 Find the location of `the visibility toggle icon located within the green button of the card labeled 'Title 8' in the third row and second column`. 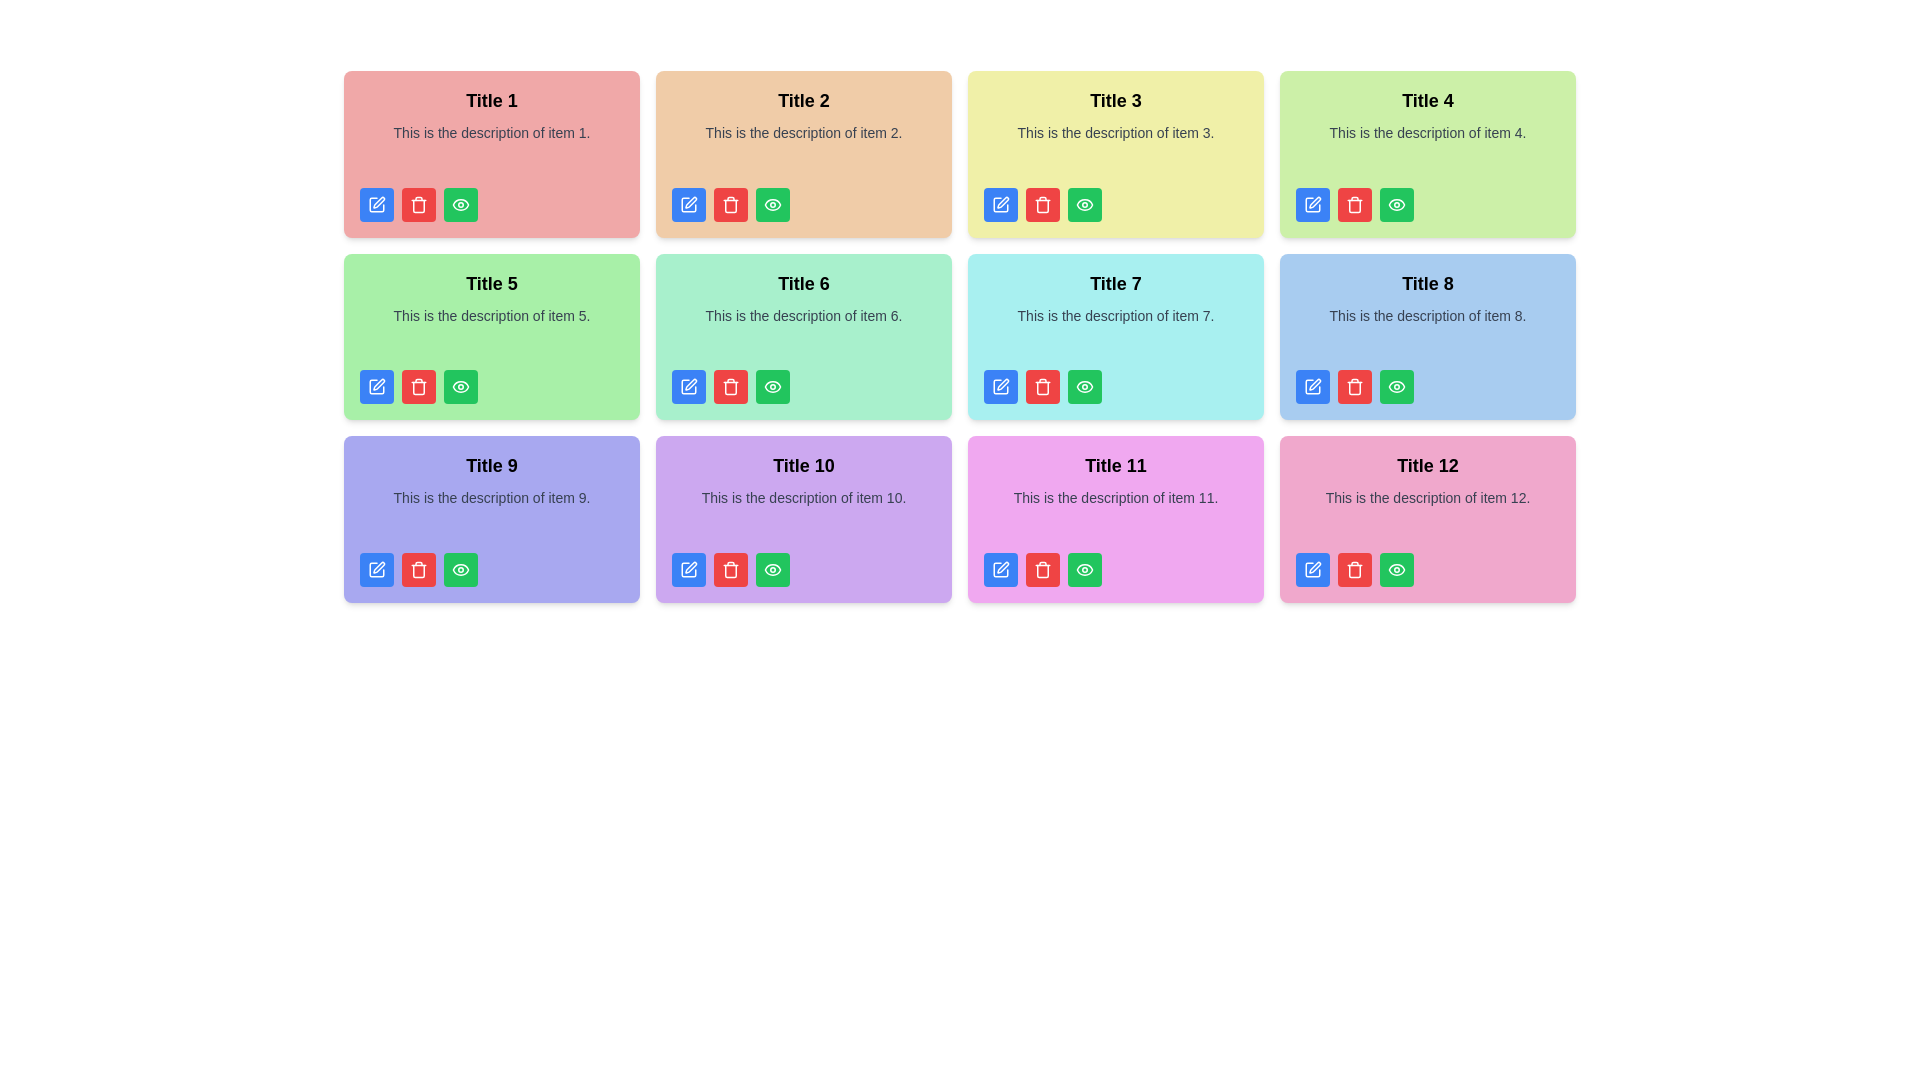

the visibility toggle icon located within the green button of the card labeled 'Title 8' in the third row and second column is located at coordinates (1395, 386).